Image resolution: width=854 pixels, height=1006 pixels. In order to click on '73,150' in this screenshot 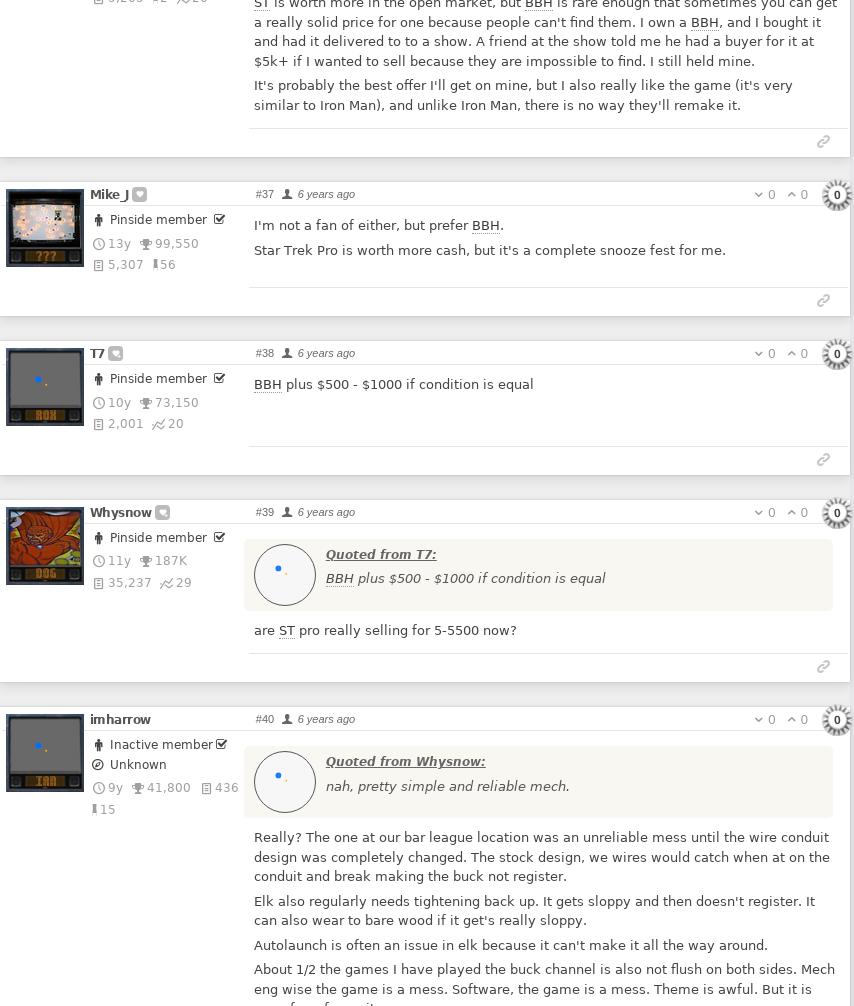, I will do `click(177, 400)`.